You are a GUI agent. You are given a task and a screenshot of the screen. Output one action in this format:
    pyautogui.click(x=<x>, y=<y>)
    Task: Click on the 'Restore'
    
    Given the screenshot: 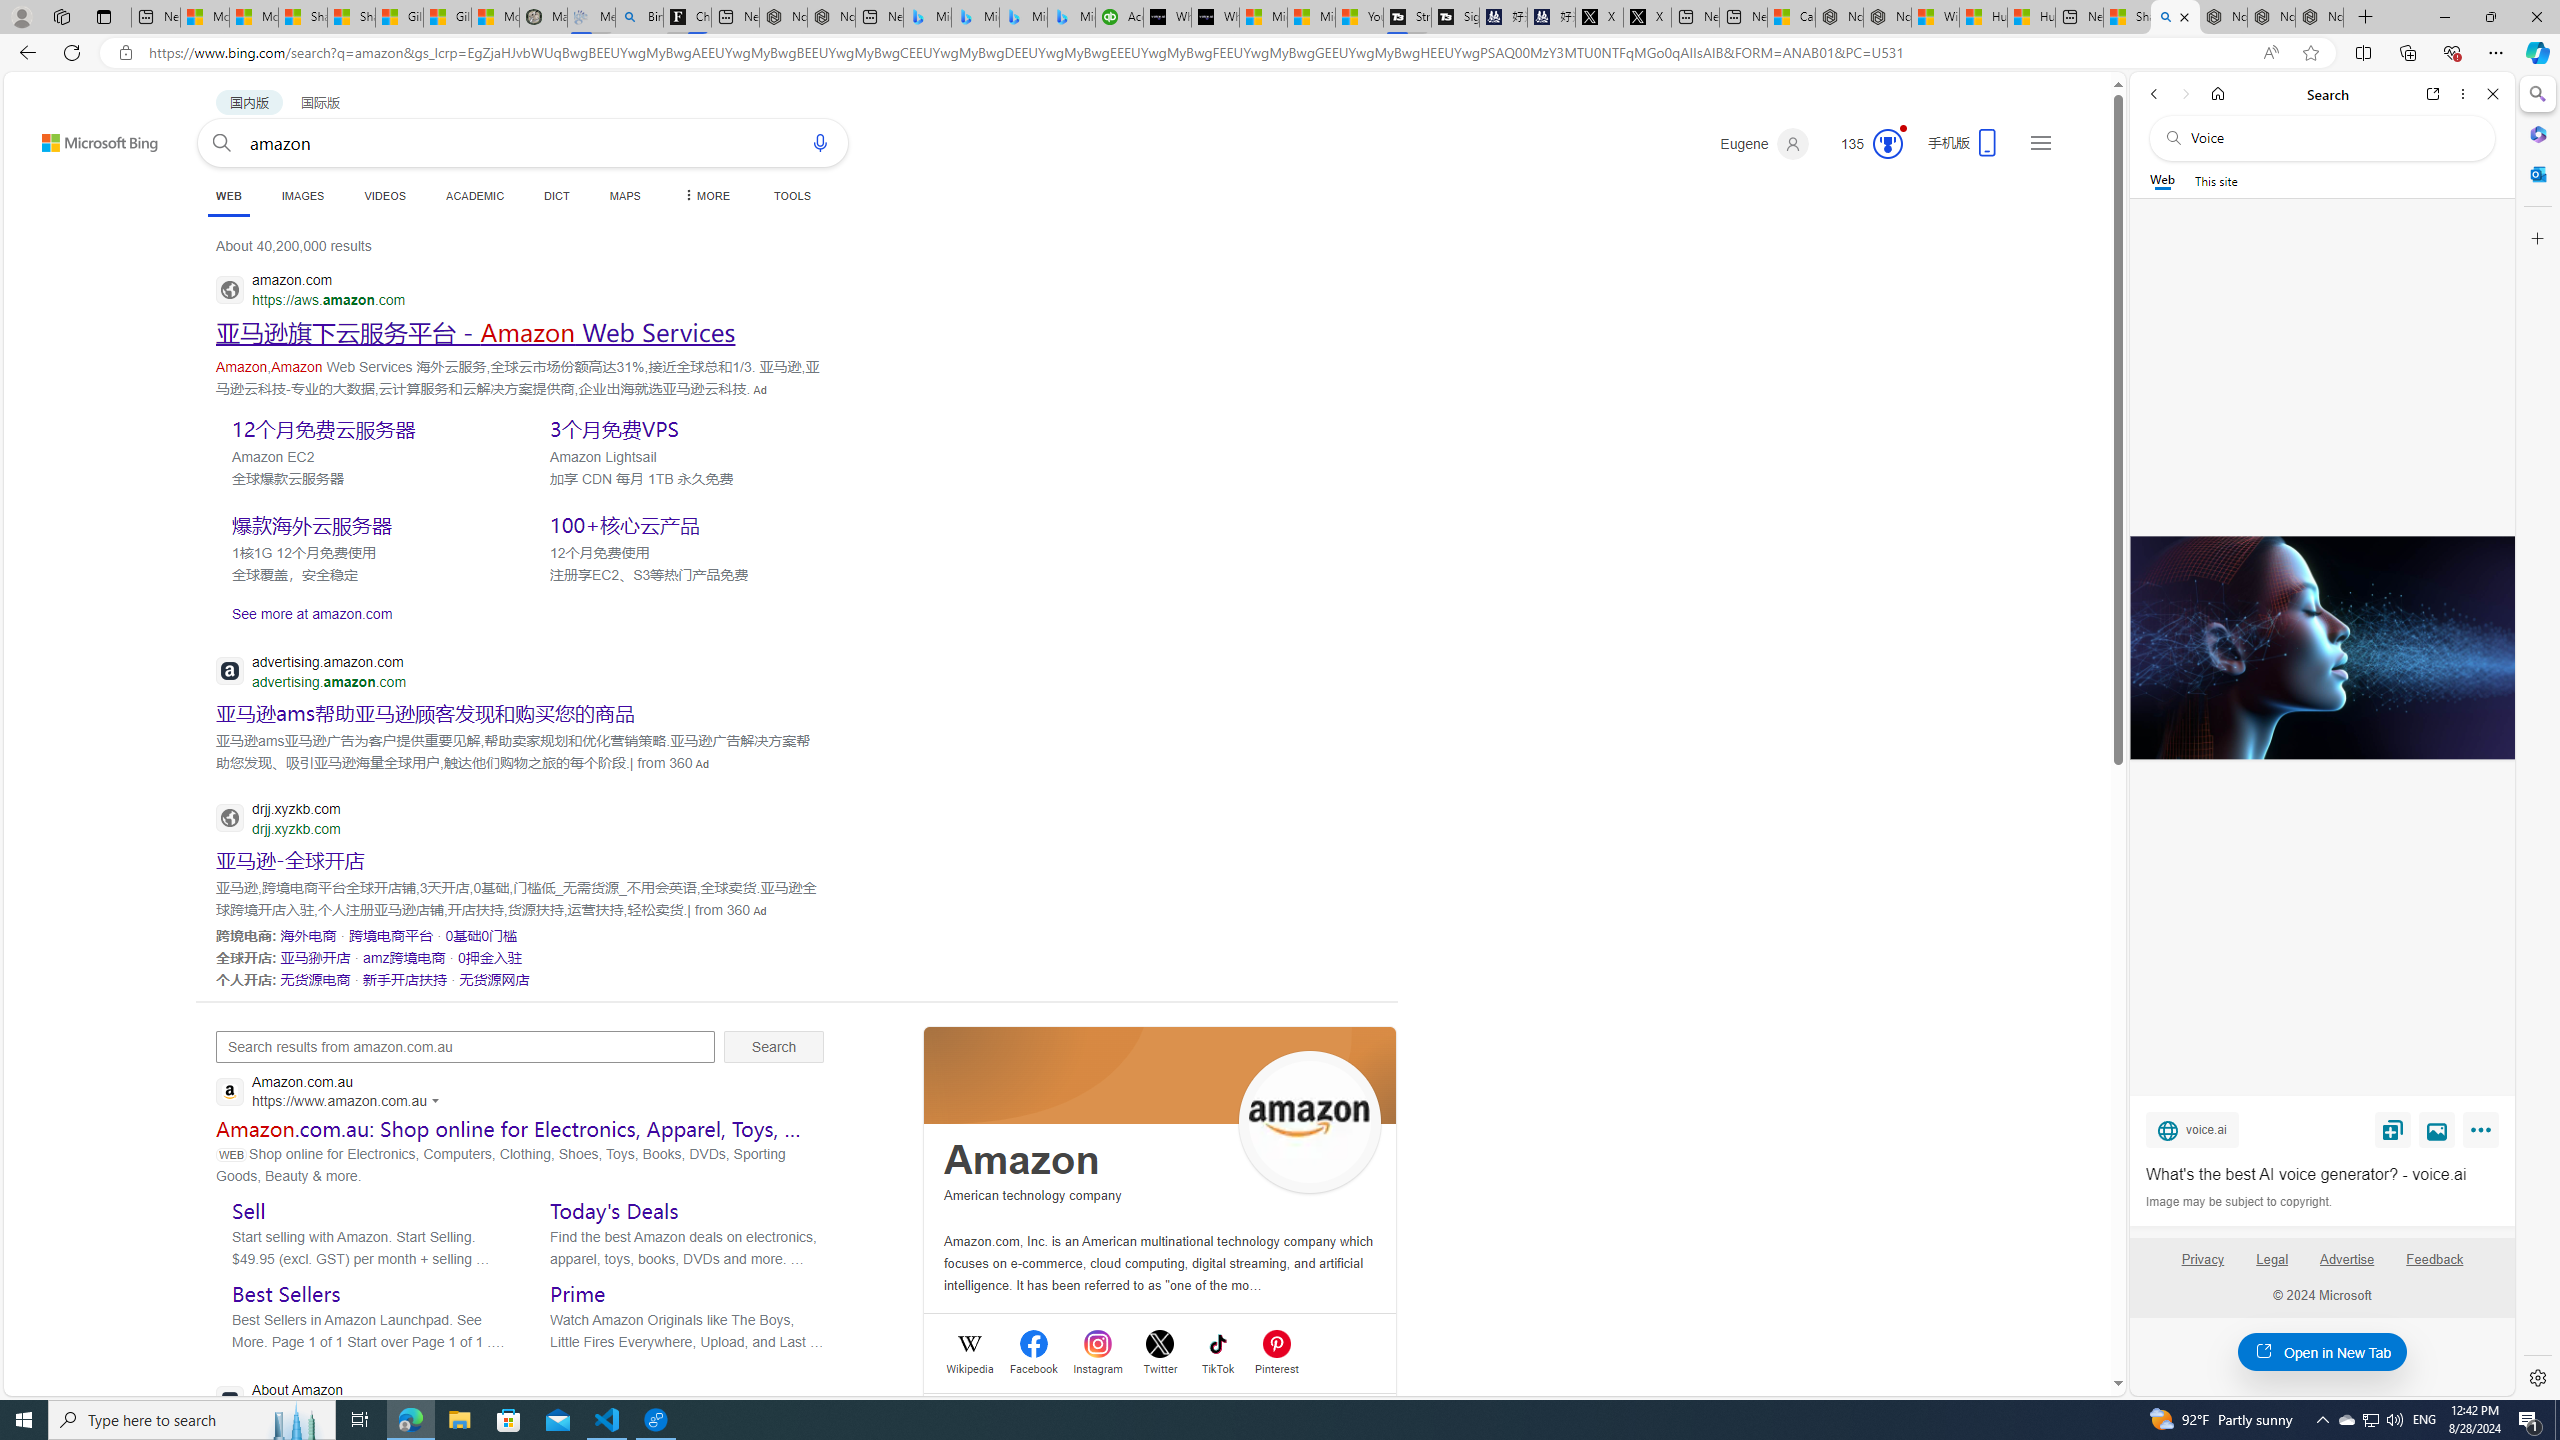 What is the action you would take?
    pyautogui.click(x=2490, y=16)
    